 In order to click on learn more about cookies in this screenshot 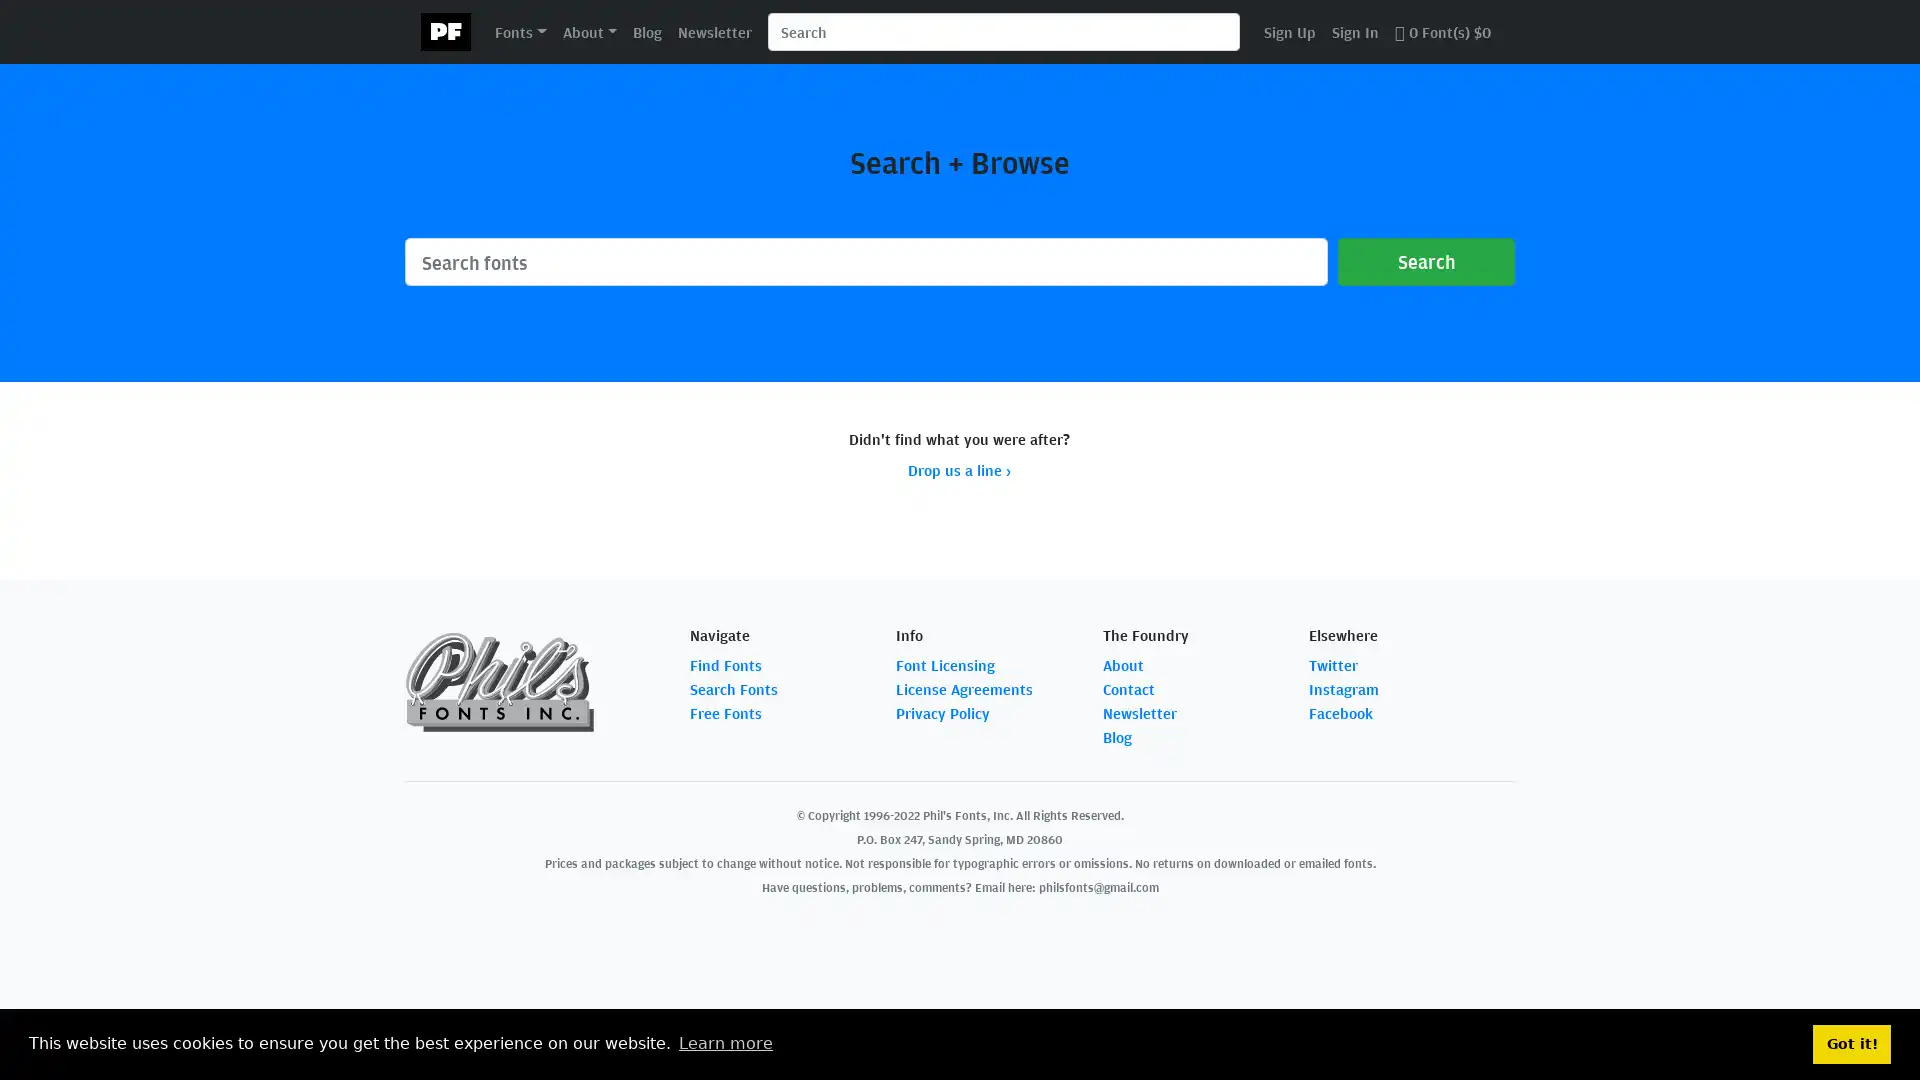, I will do `click(724, 1043)`.